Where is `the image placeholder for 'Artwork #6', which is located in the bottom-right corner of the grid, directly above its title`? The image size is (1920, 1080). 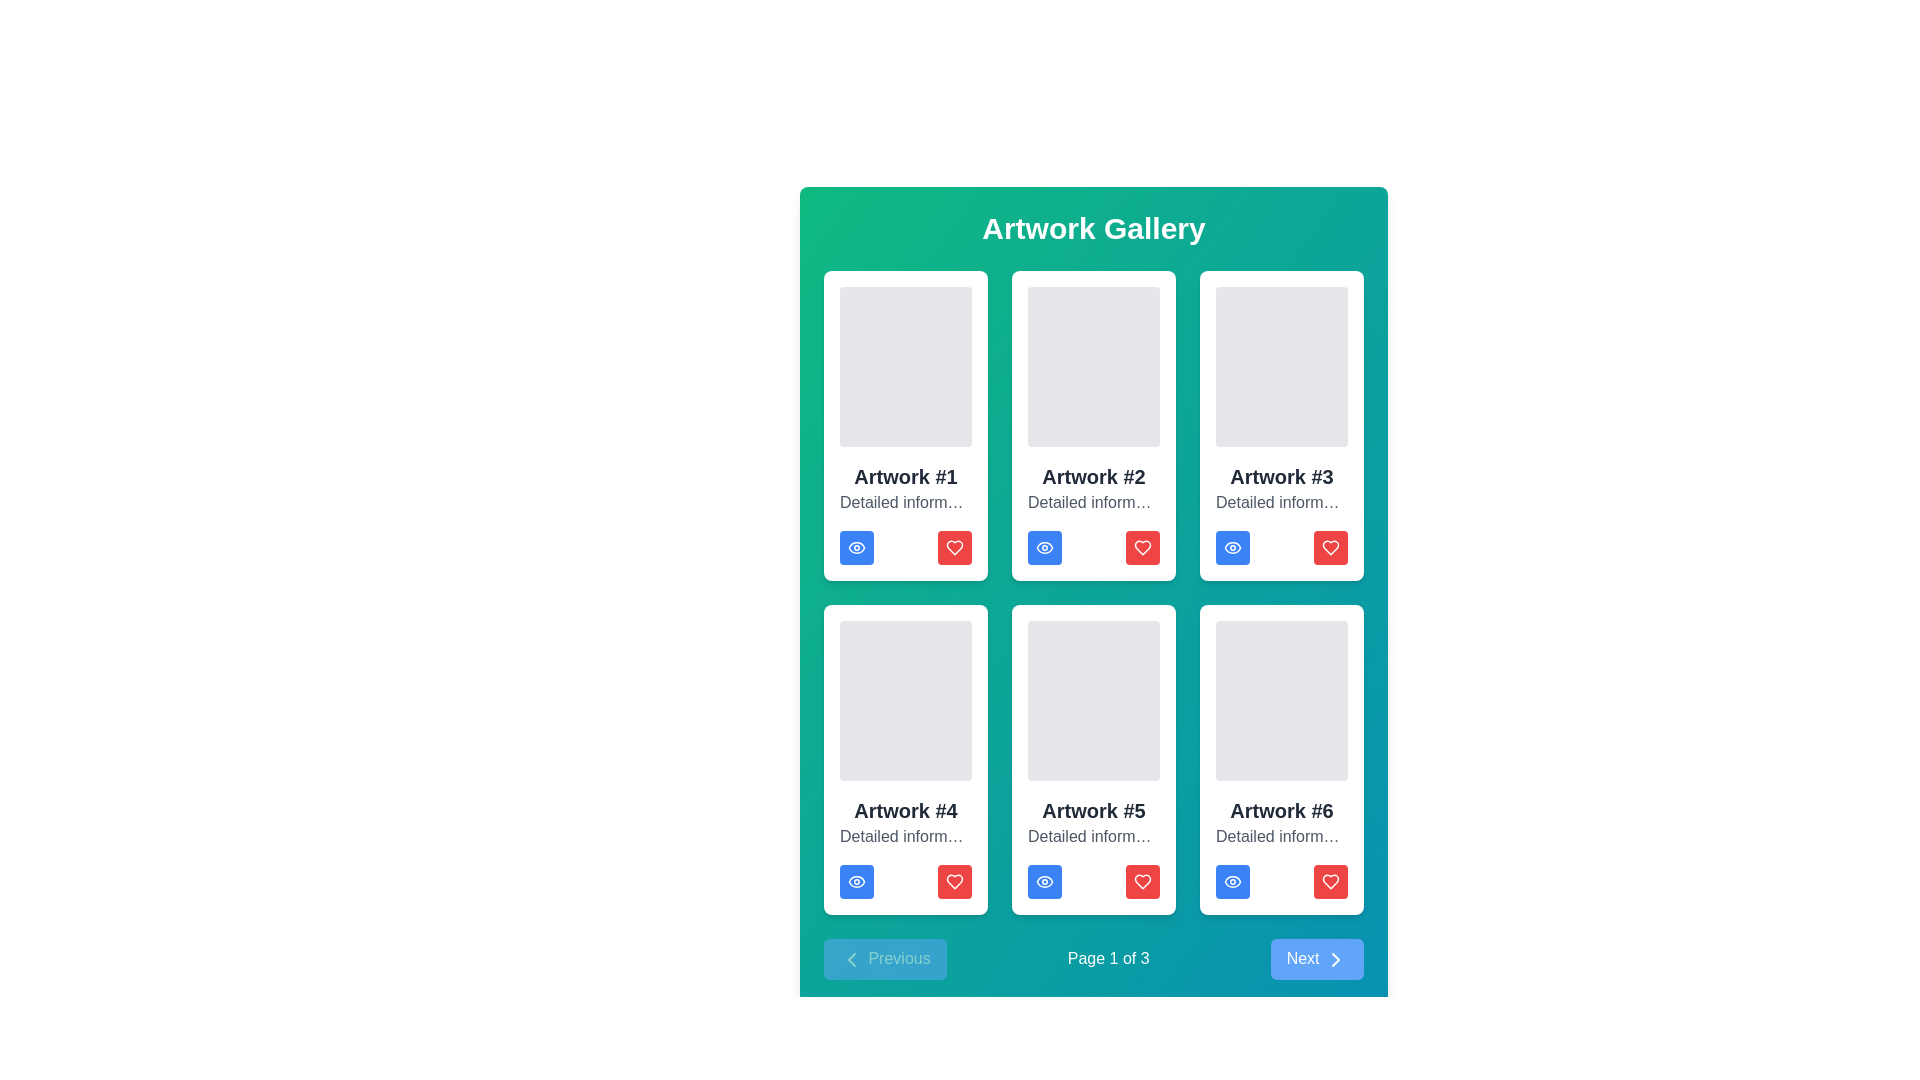 the image placeholder for 'Artwork #6', which is located in the bottom-right corner of the grid, directly above its title is located at coordinates (1281, 700).